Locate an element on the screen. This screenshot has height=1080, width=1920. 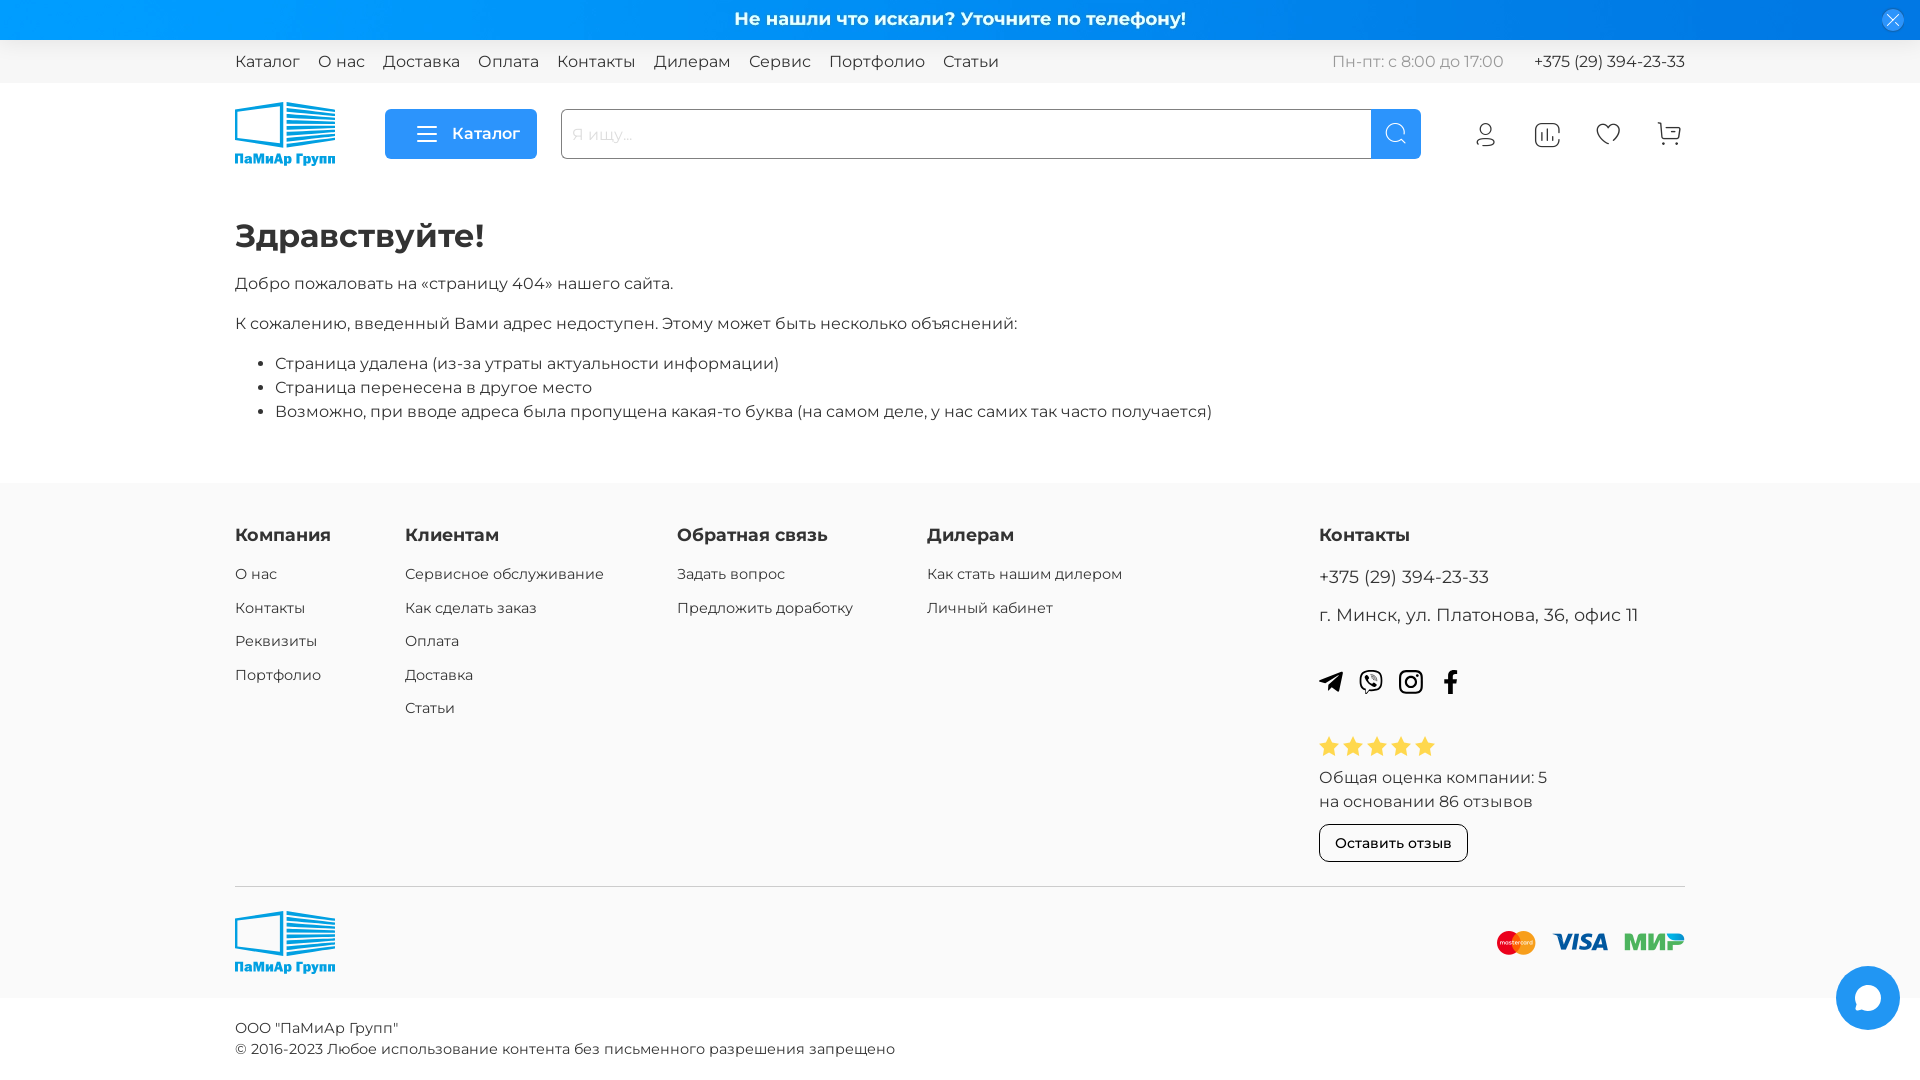
'+375 (29) 394-23-33' is located at coordinates (1402, 576).